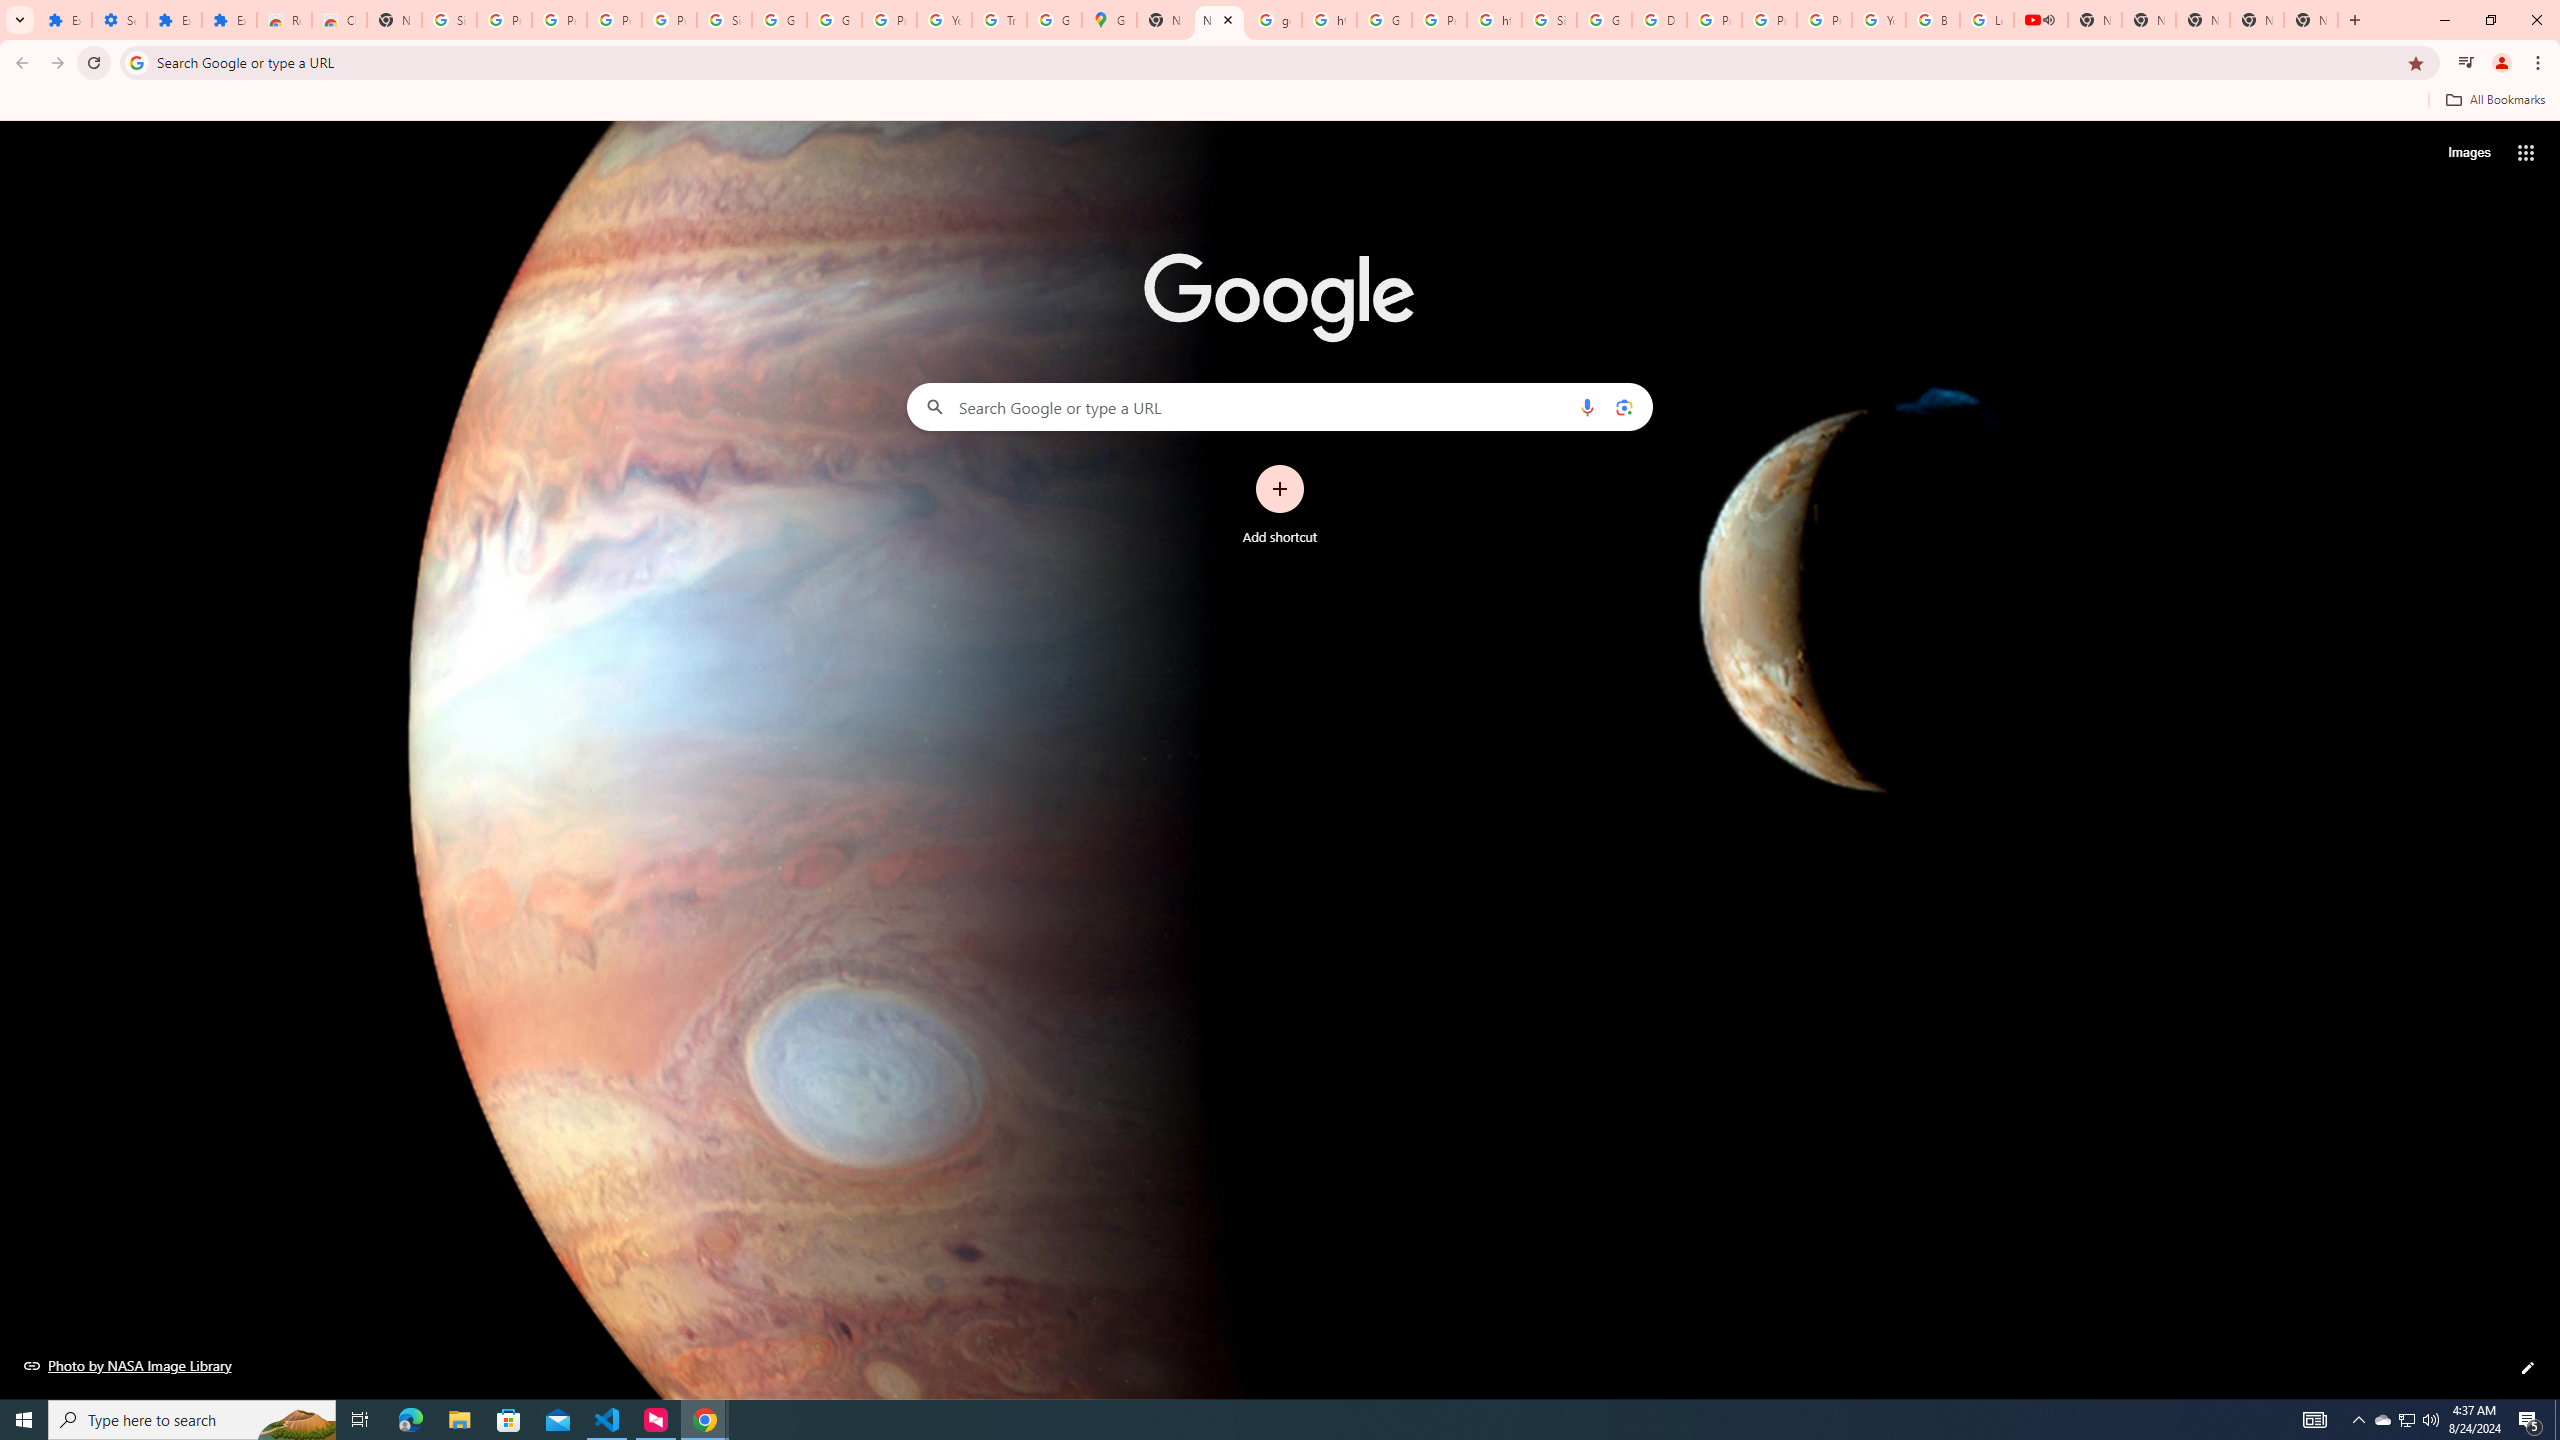  What do you see at coordinates (1328, 19) in the screenshot?
I see `'https://scholar.google.com/'` at bounding box center [1328, 19].